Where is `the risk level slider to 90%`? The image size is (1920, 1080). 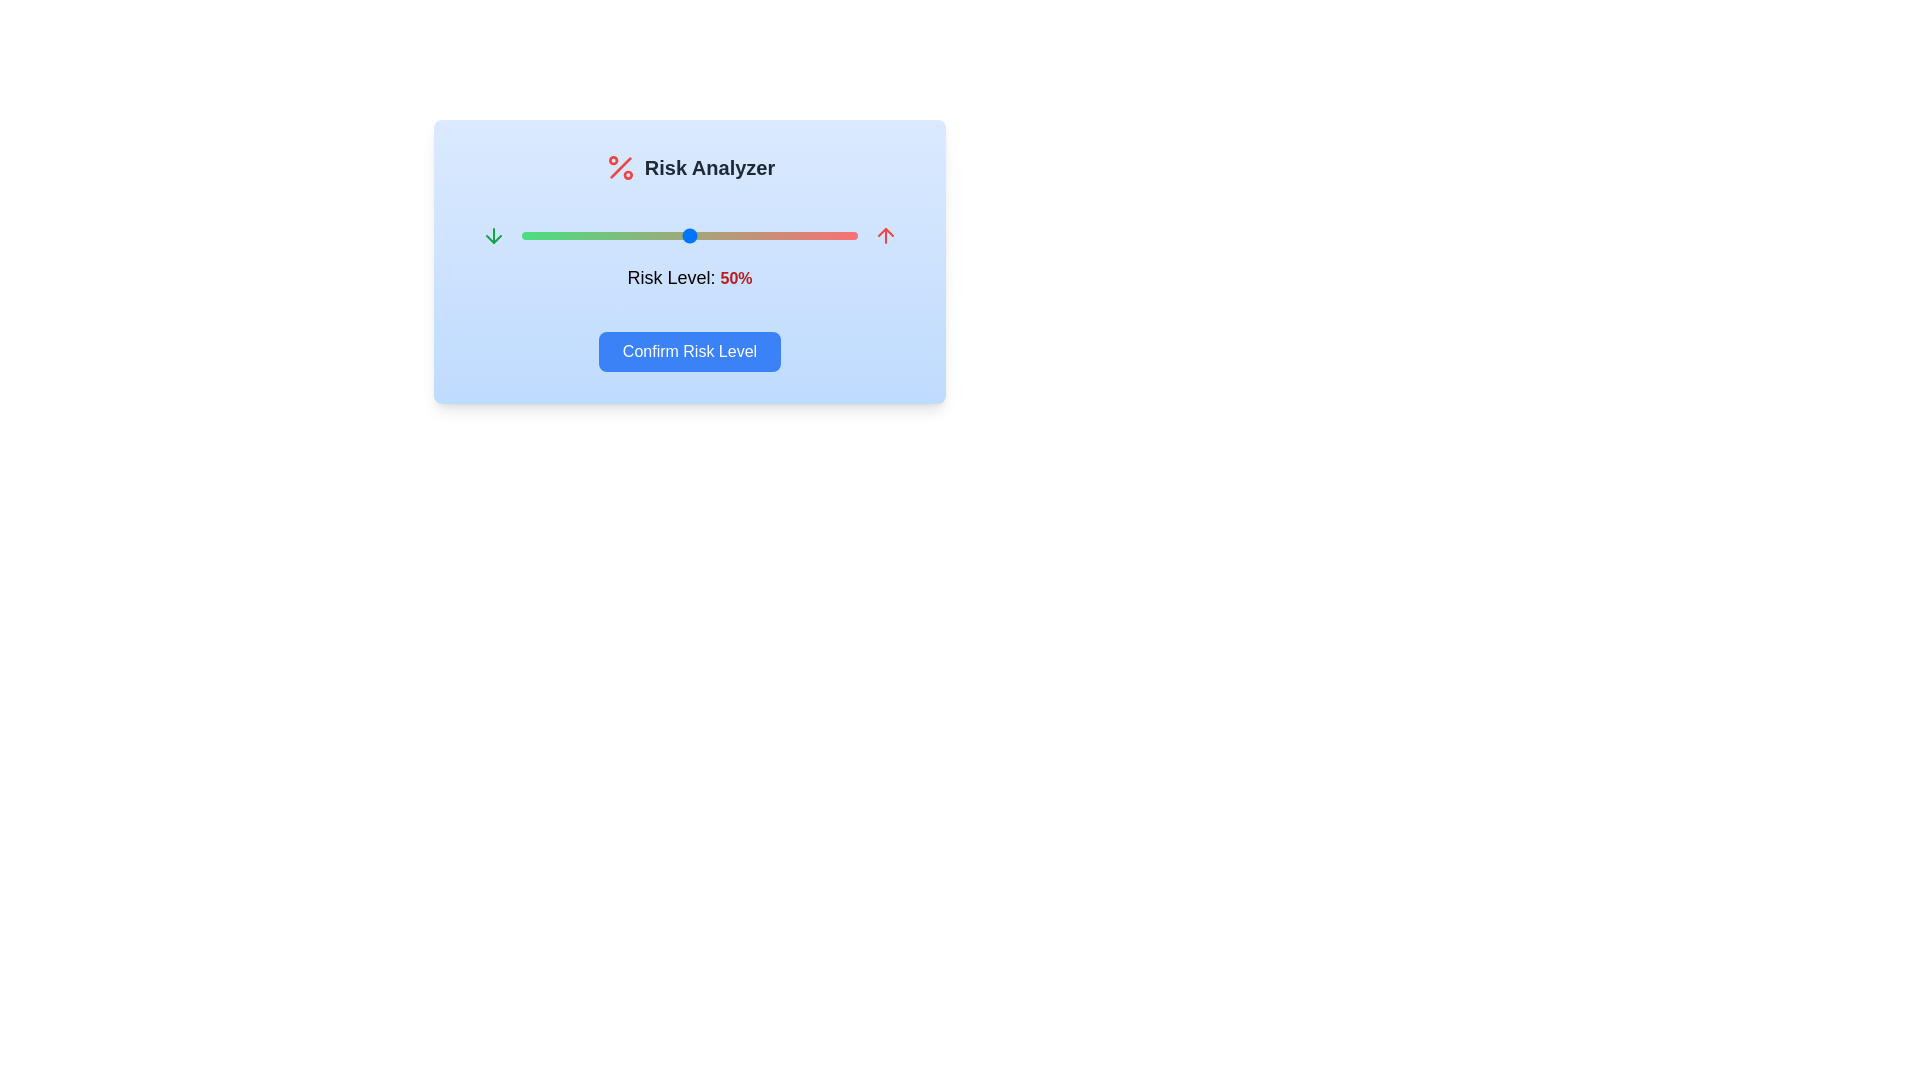 the risk level slider to 90% is located at coordinates (824, 234).